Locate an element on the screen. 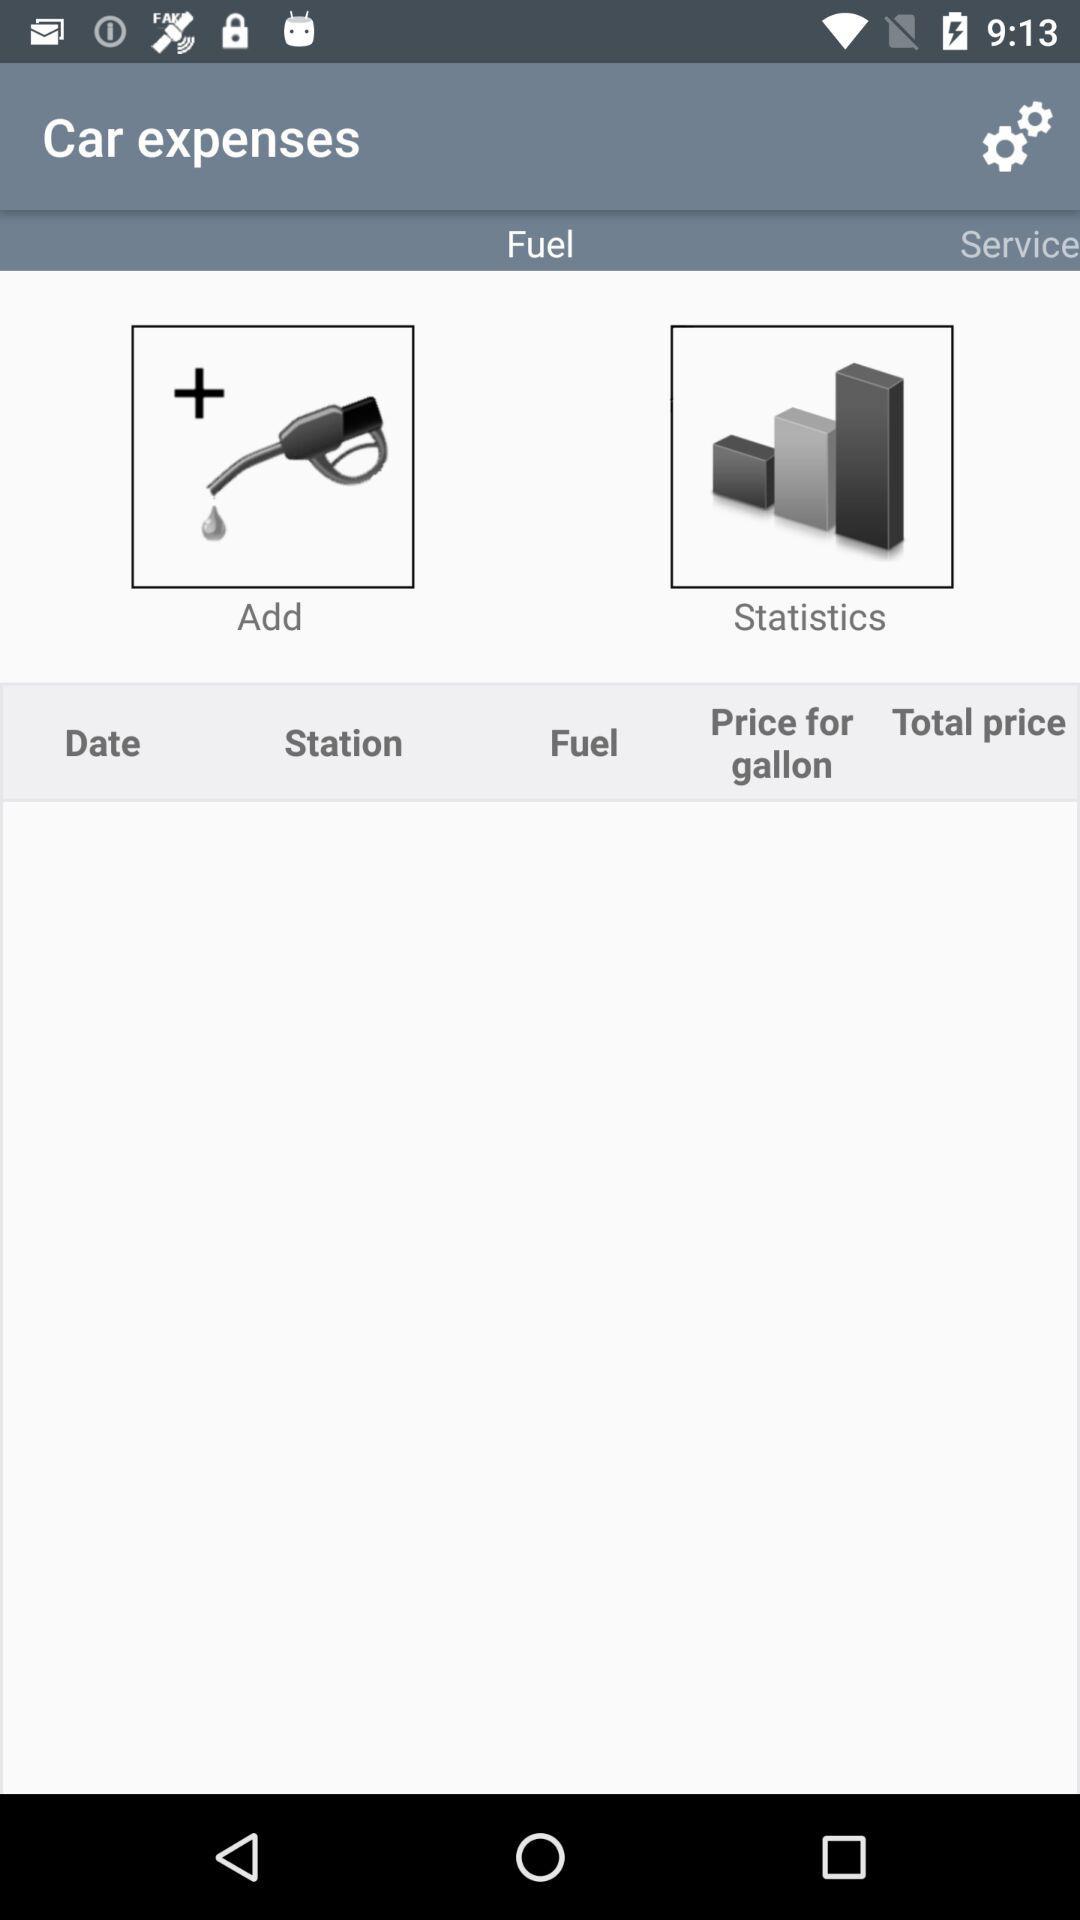 This screenshot has height=1920, width=1080. app above service item is located at coordinates (1017, 135).